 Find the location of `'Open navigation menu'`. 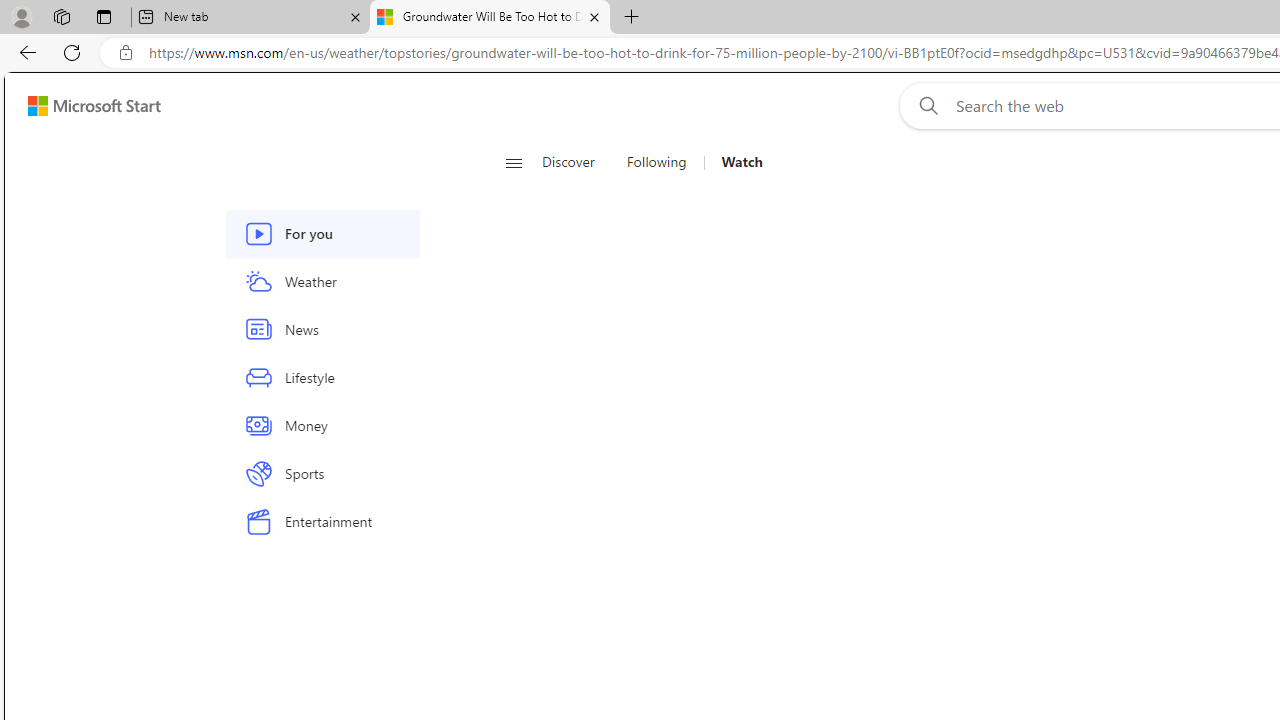

'Open navigation menu' is located at coordinates (513, 162).